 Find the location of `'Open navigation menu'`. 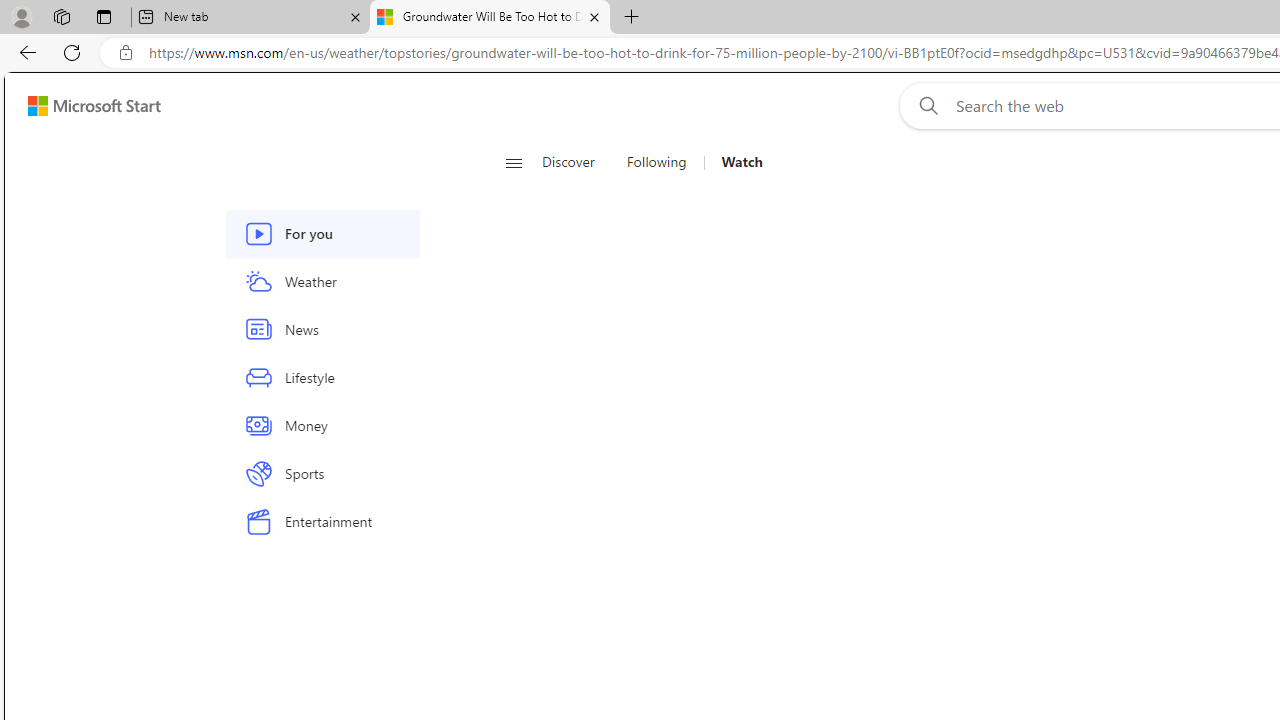

'Open navigation menu' is located at coordinates (513, 162).